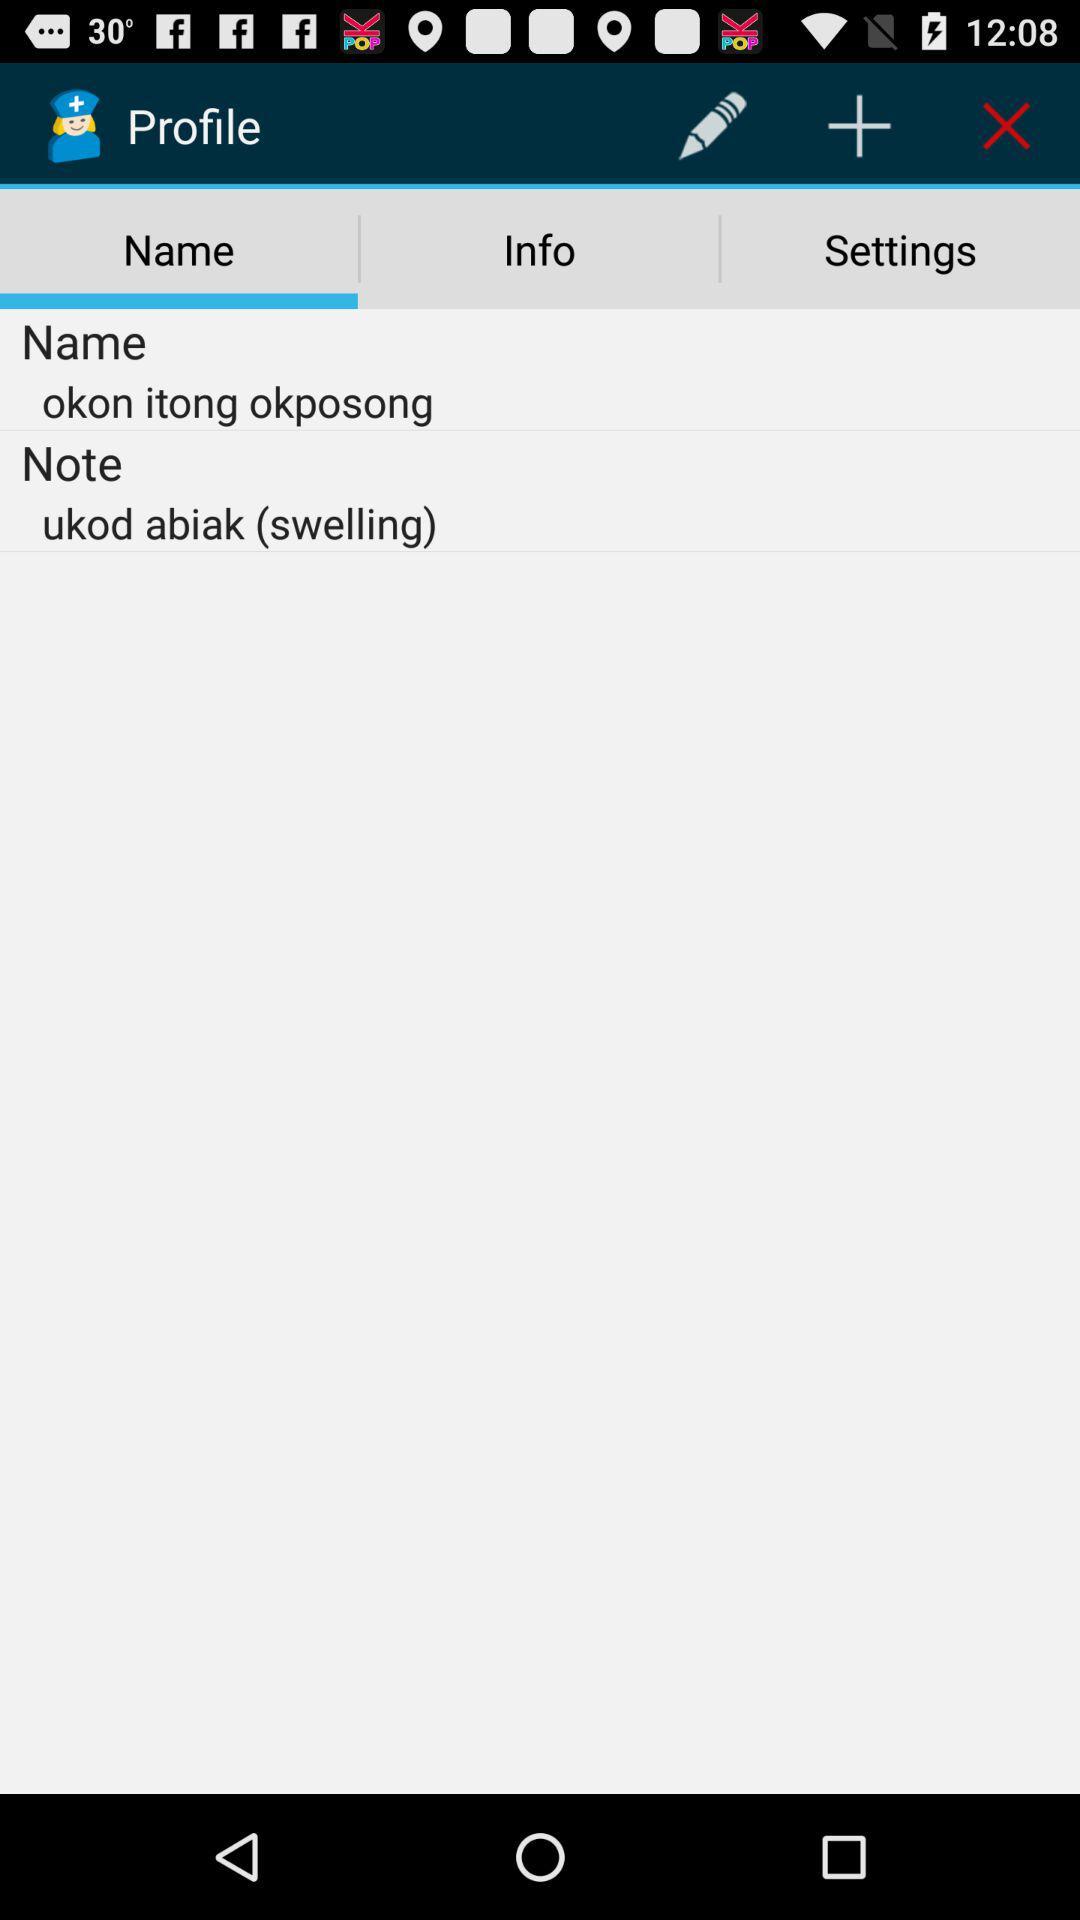 The width and height of the screenshot is (1080, 1920). I want to click on the item next to name icon, so click(538, 248).